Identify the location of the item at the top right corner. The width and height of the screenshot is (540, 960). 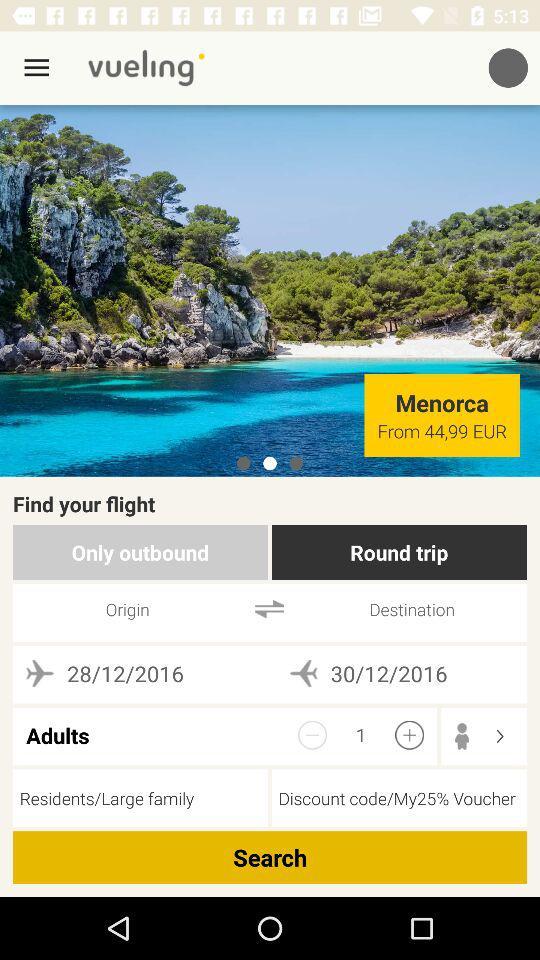
(508, 68).